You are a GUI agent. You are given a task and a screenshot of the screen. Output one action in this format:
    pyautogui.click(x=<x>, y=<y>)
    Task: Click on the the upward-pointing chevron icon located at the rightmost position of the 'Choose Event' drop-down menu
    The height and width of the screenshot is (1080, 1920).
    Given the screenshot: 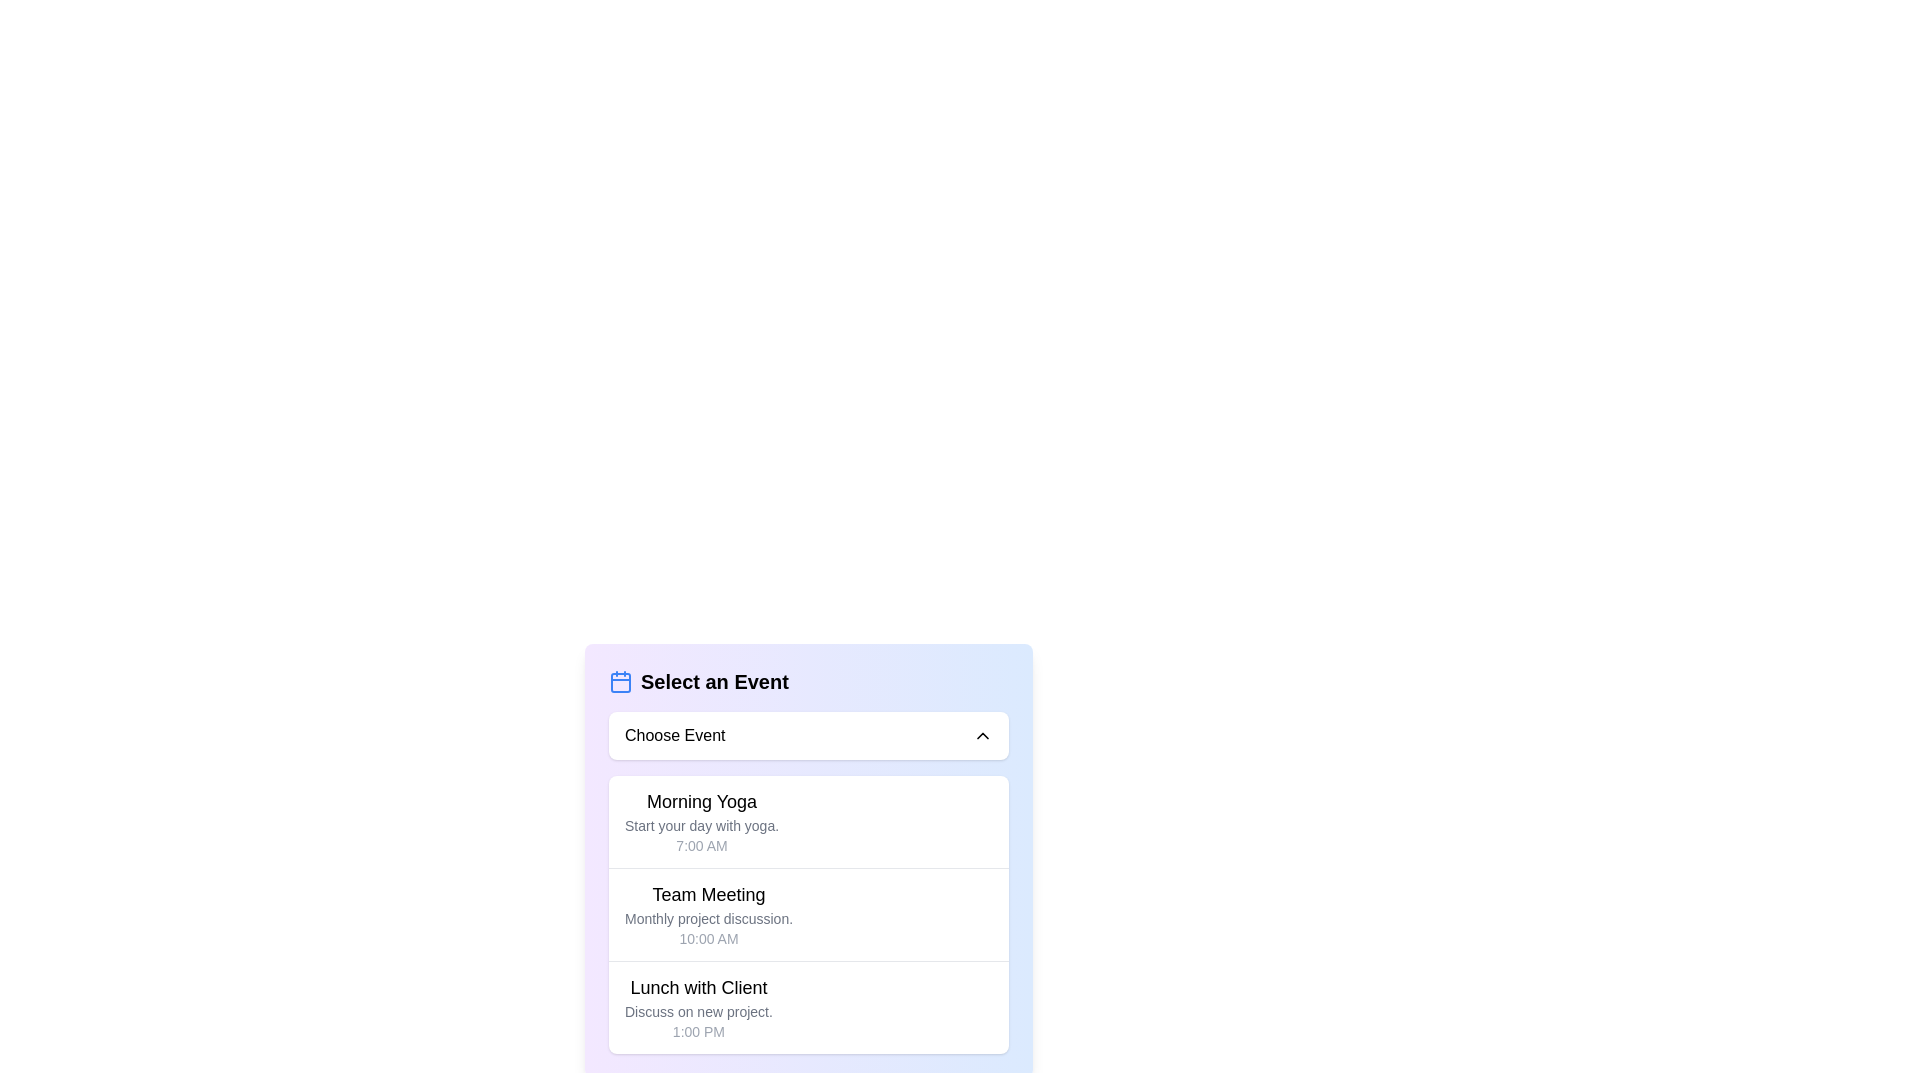 What is the action you would take?
    pyautogui.click(x=983, y=736)
    